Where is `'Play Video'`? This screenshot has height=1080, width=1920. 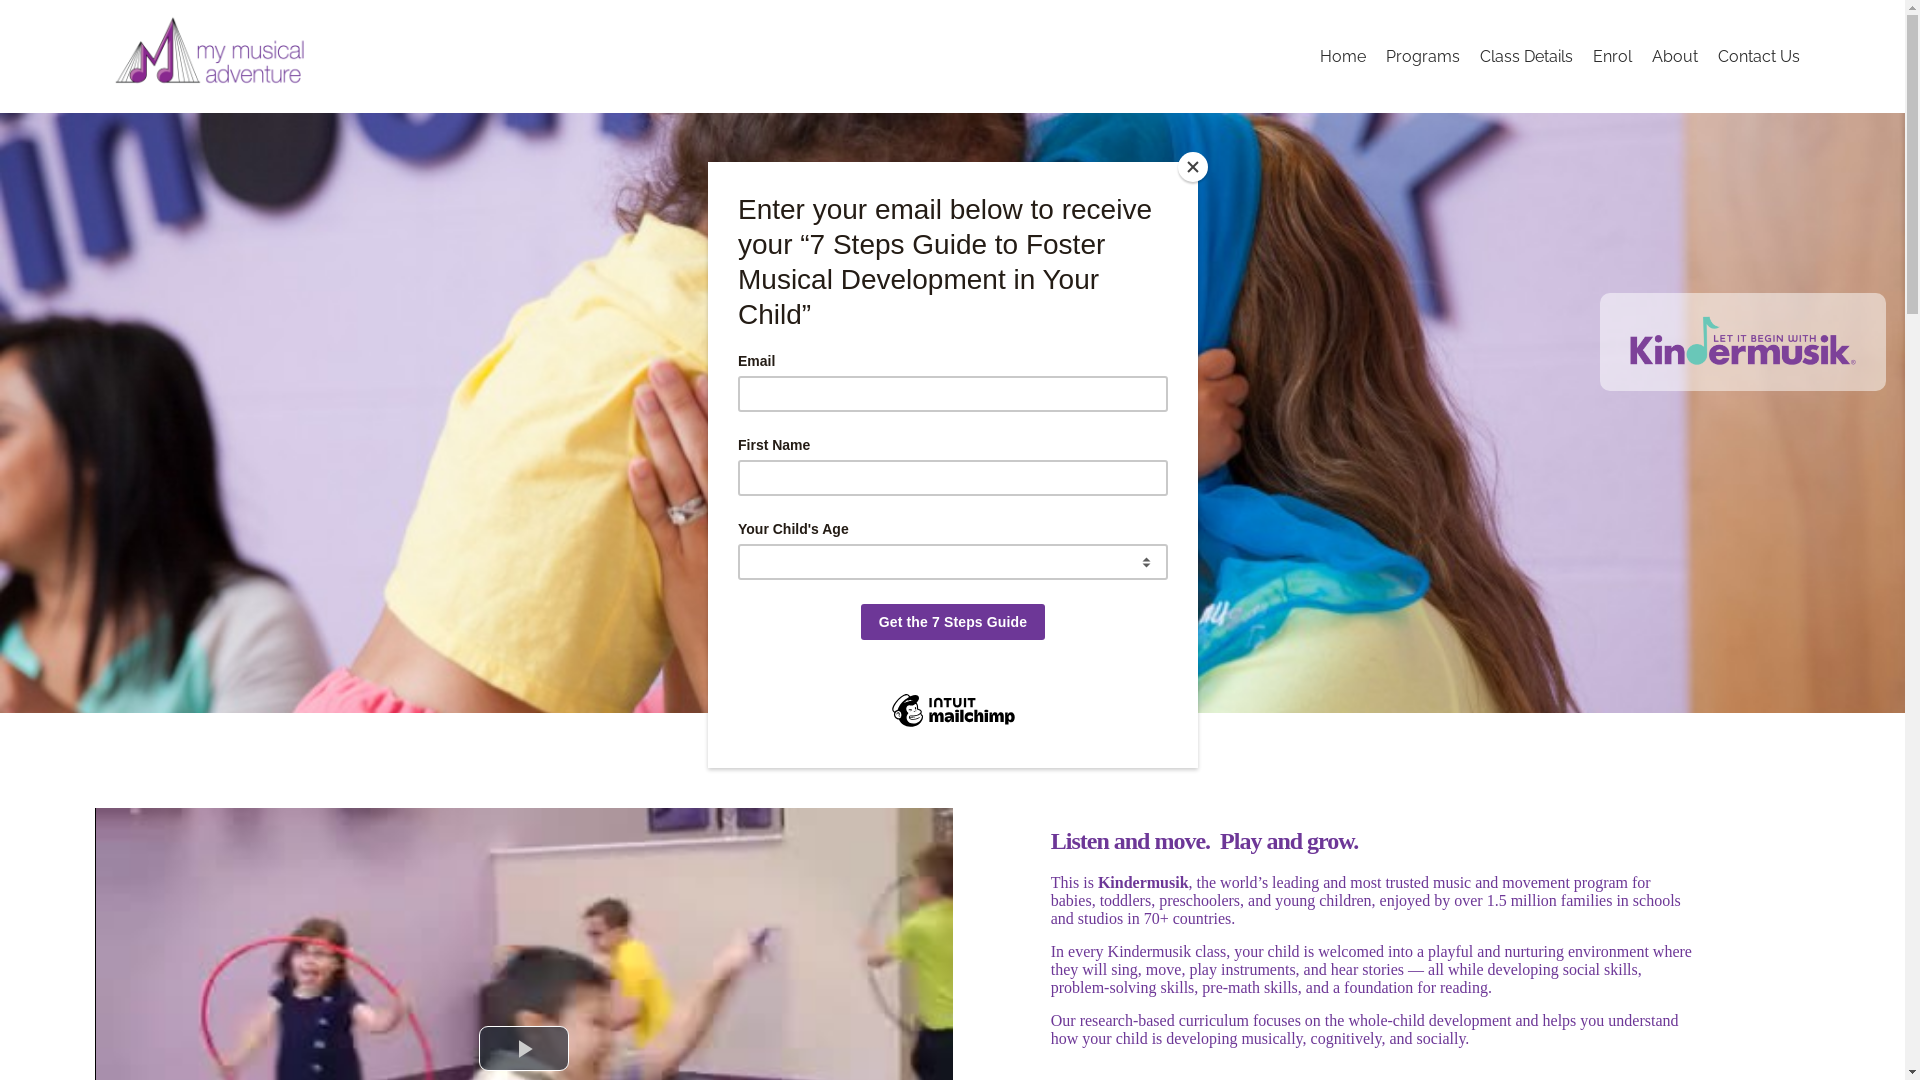 'Play Video' is located at coordinates (523, 1047).